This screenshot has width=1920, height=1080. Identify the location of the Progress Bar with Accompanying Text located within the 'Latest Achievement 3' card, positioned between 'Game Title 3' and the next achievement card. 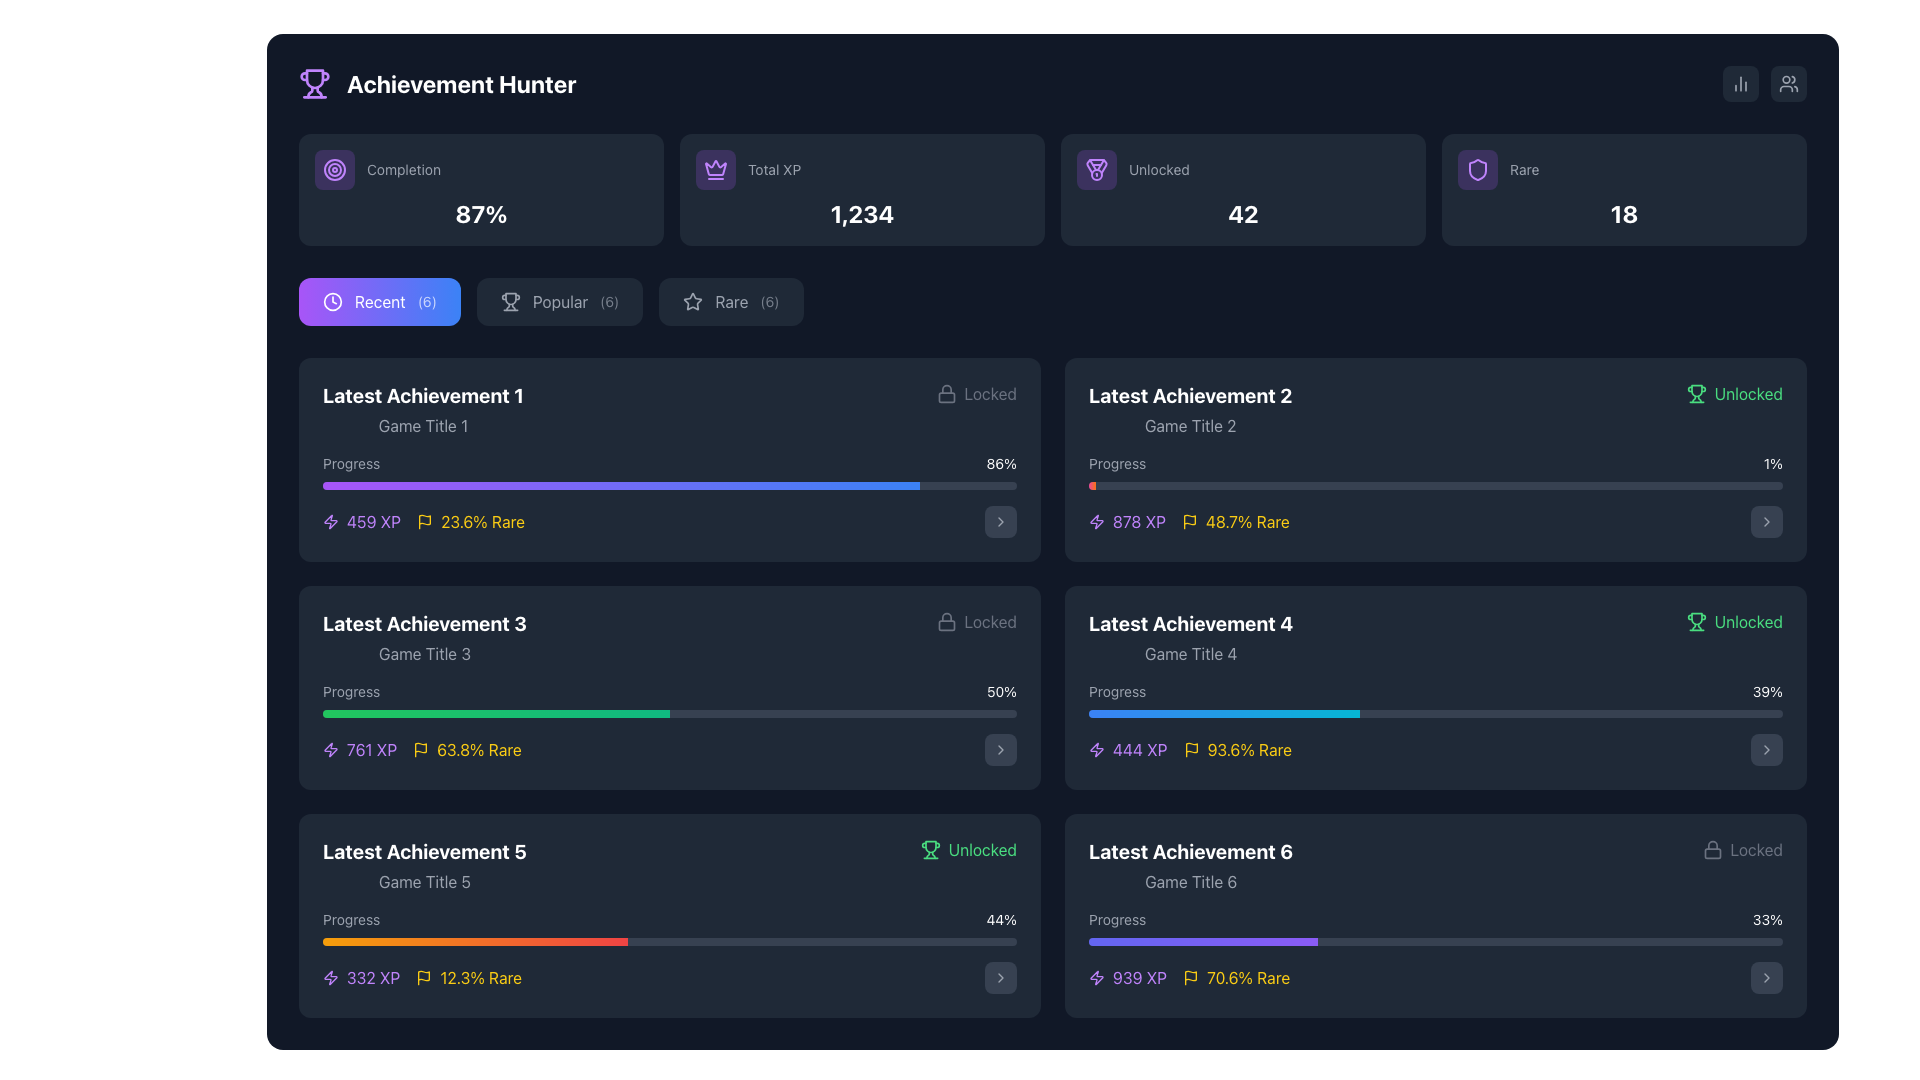
(670, 724).